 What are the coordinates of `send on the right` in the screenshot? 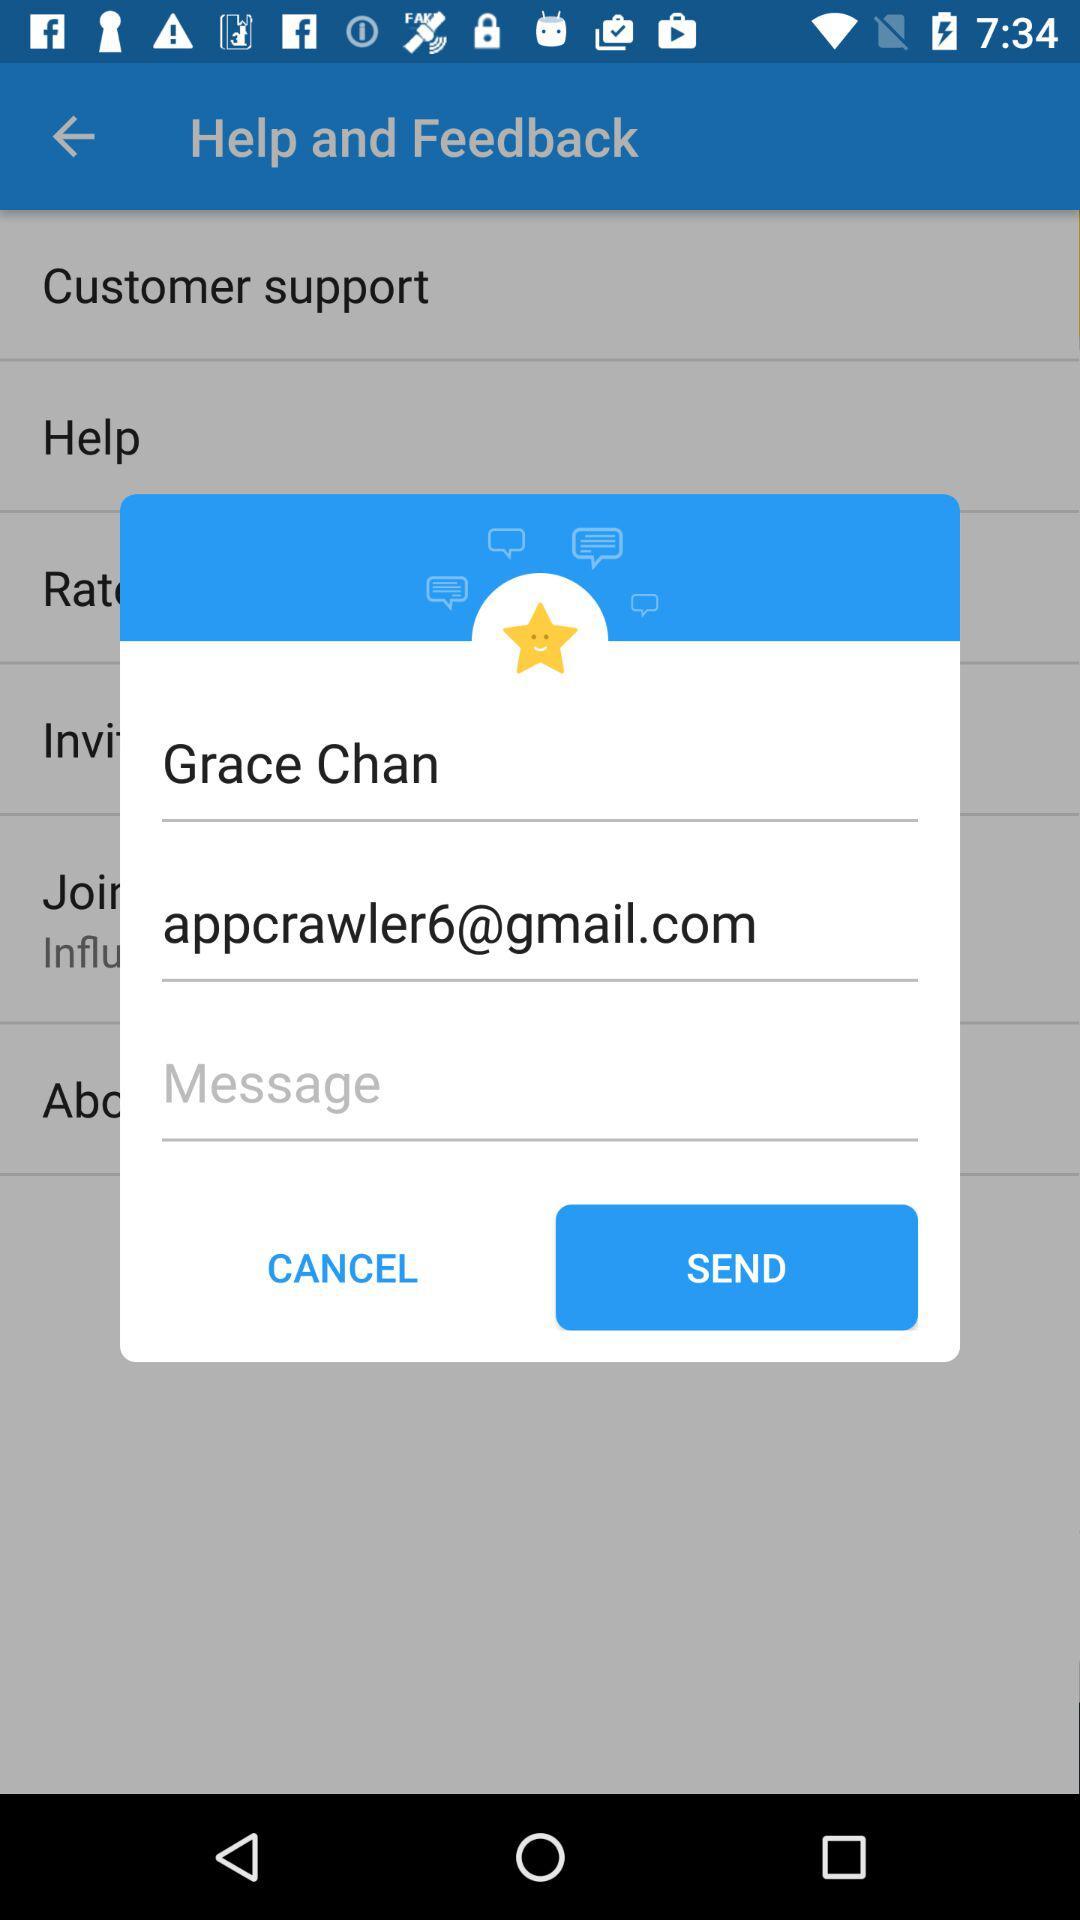 It's located at (736, 1266).